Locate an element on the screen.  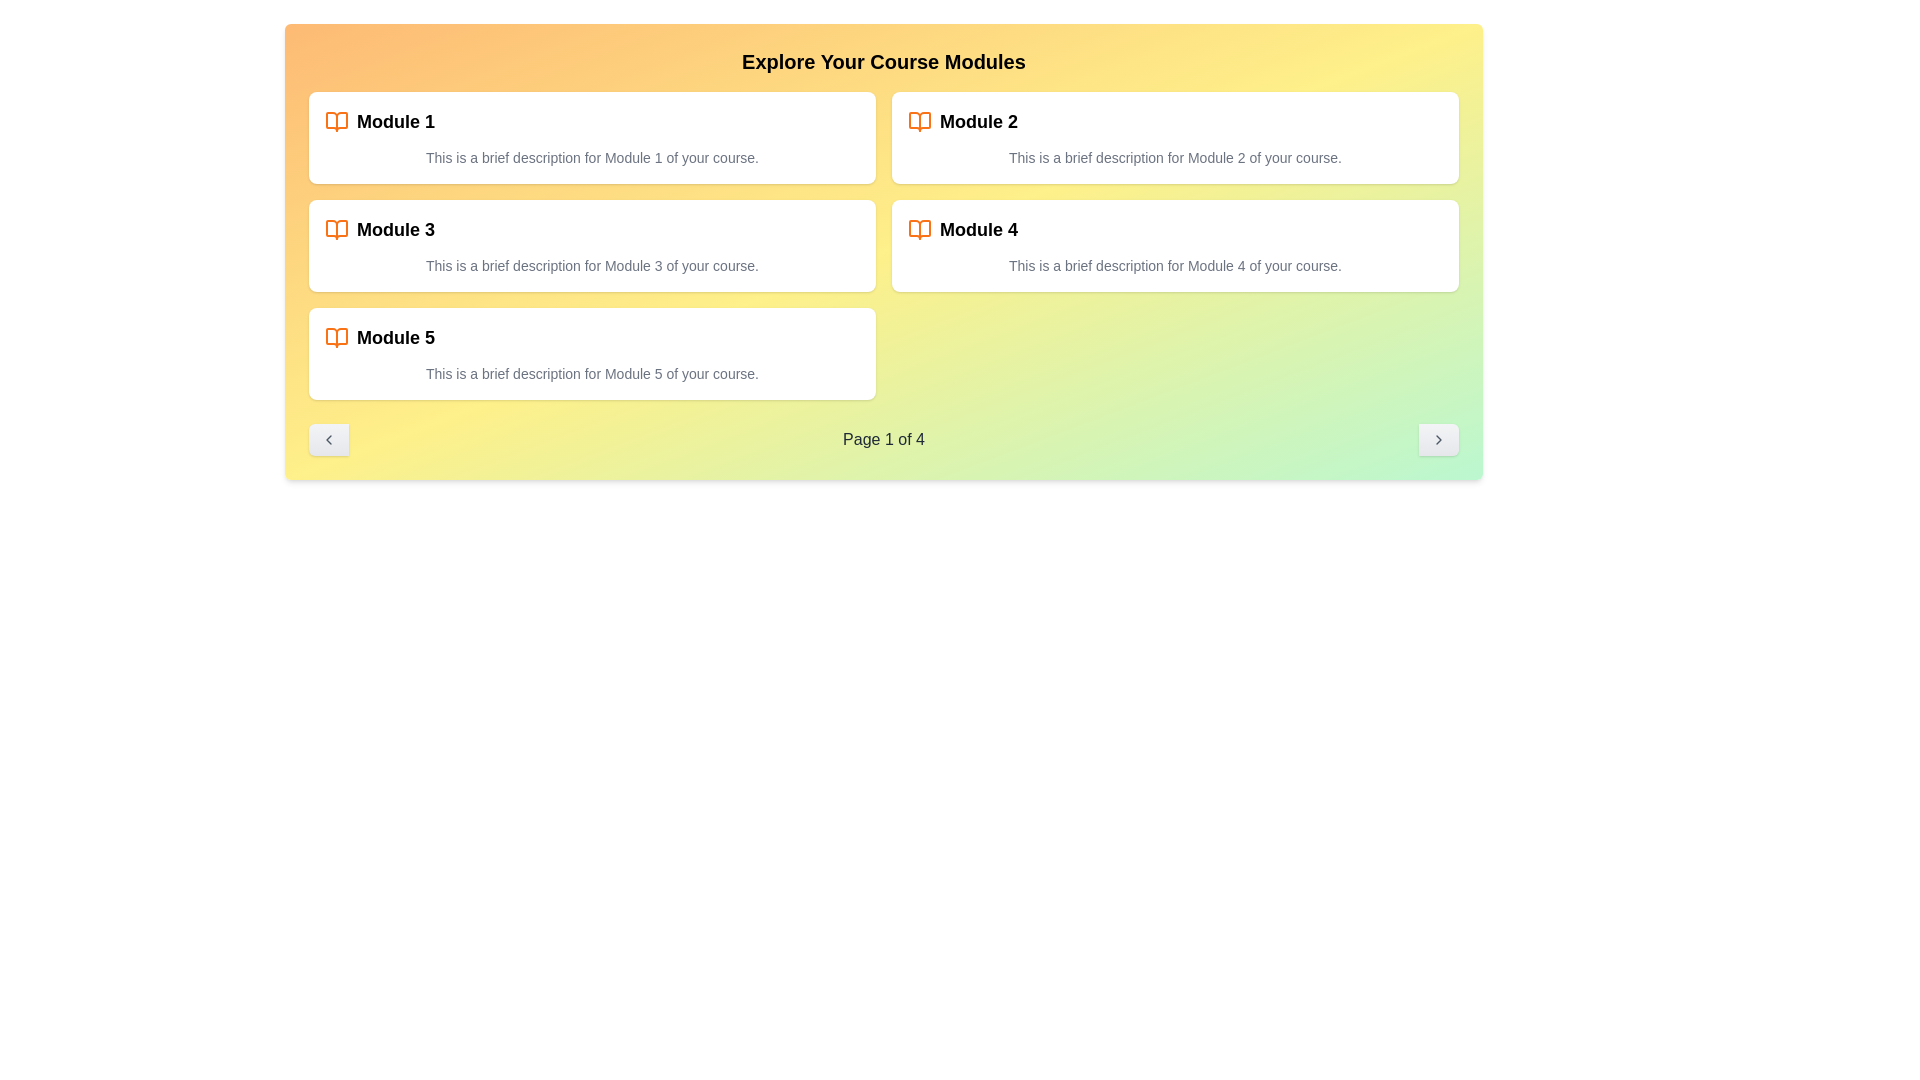
the small orange book icon located to the left of the text 'Module 3' in the middle row of the module listing is located at coordinates (336, 229).